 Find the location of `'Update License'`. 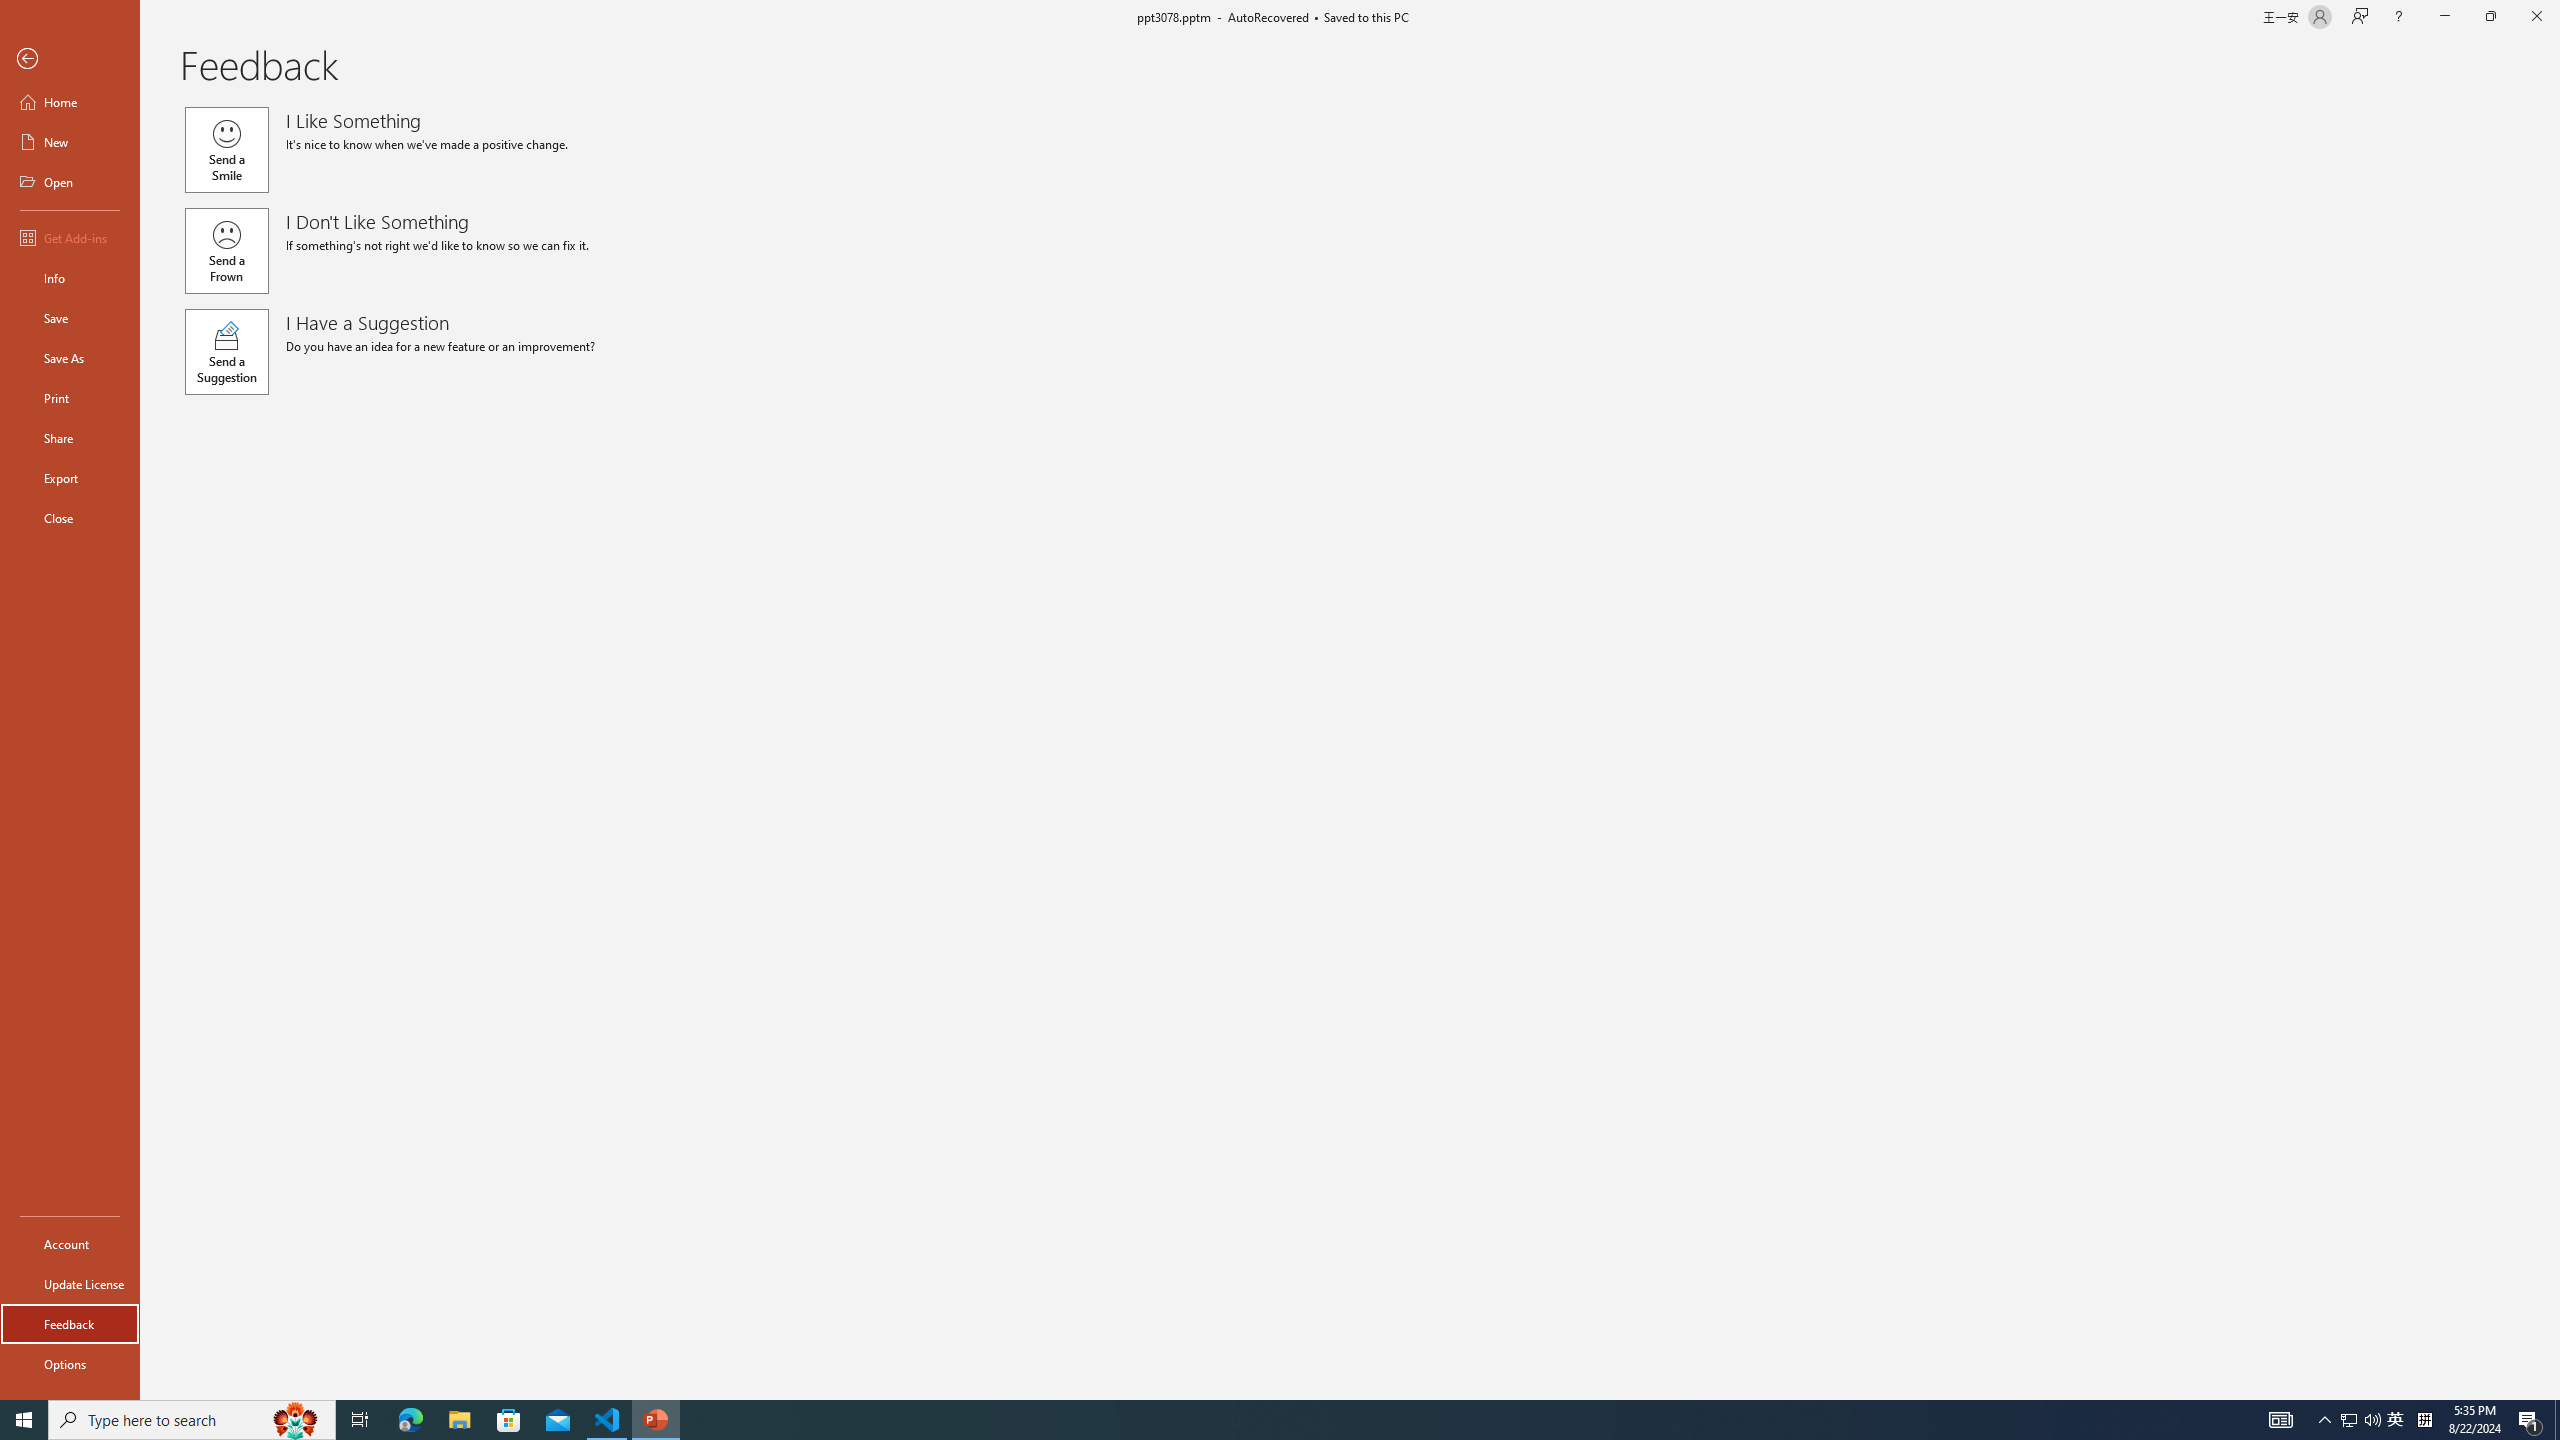

'Update License' is located at coordinates (69, 1283).